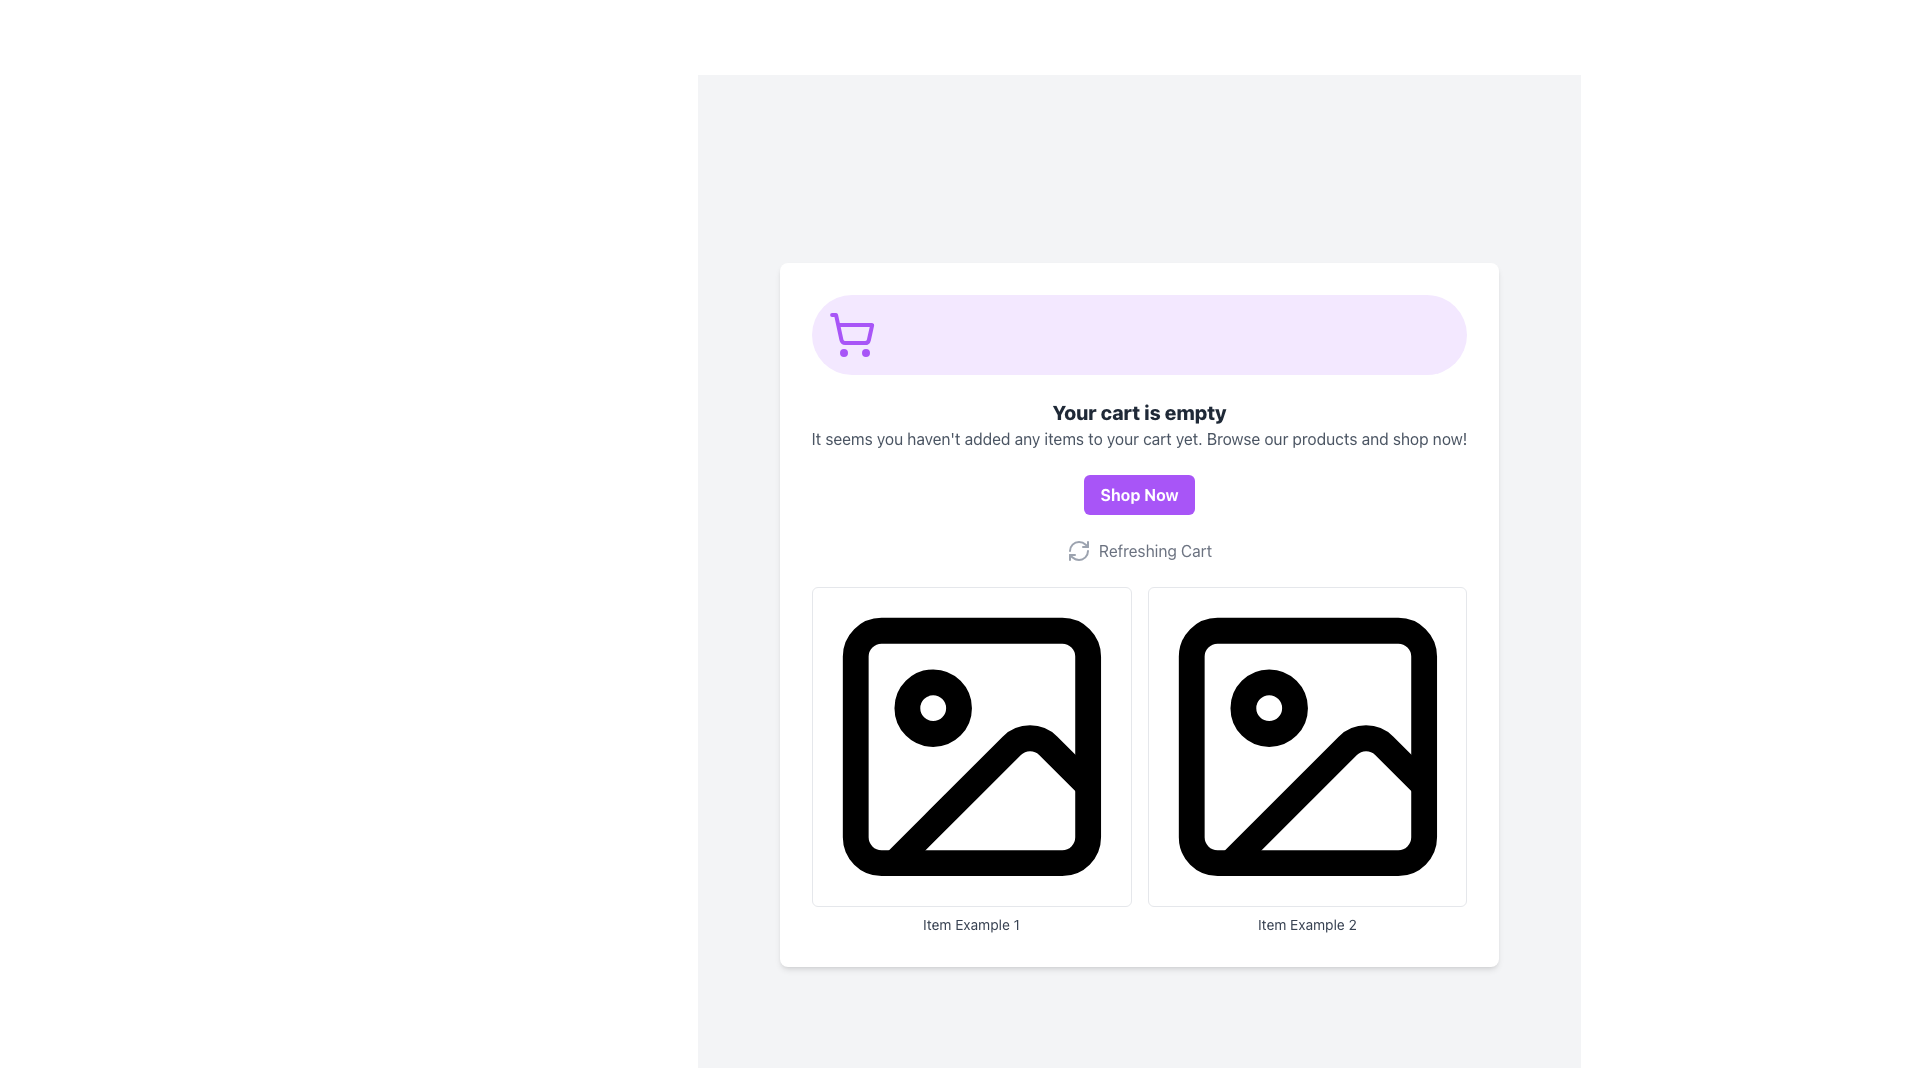 The height and width of the screenshot is (1080, 1920). I want to click on the lower-right curved arrow segment of the refresh icon, which is located centrally below the 'Your cart is empty' message, so click(1077, 555).